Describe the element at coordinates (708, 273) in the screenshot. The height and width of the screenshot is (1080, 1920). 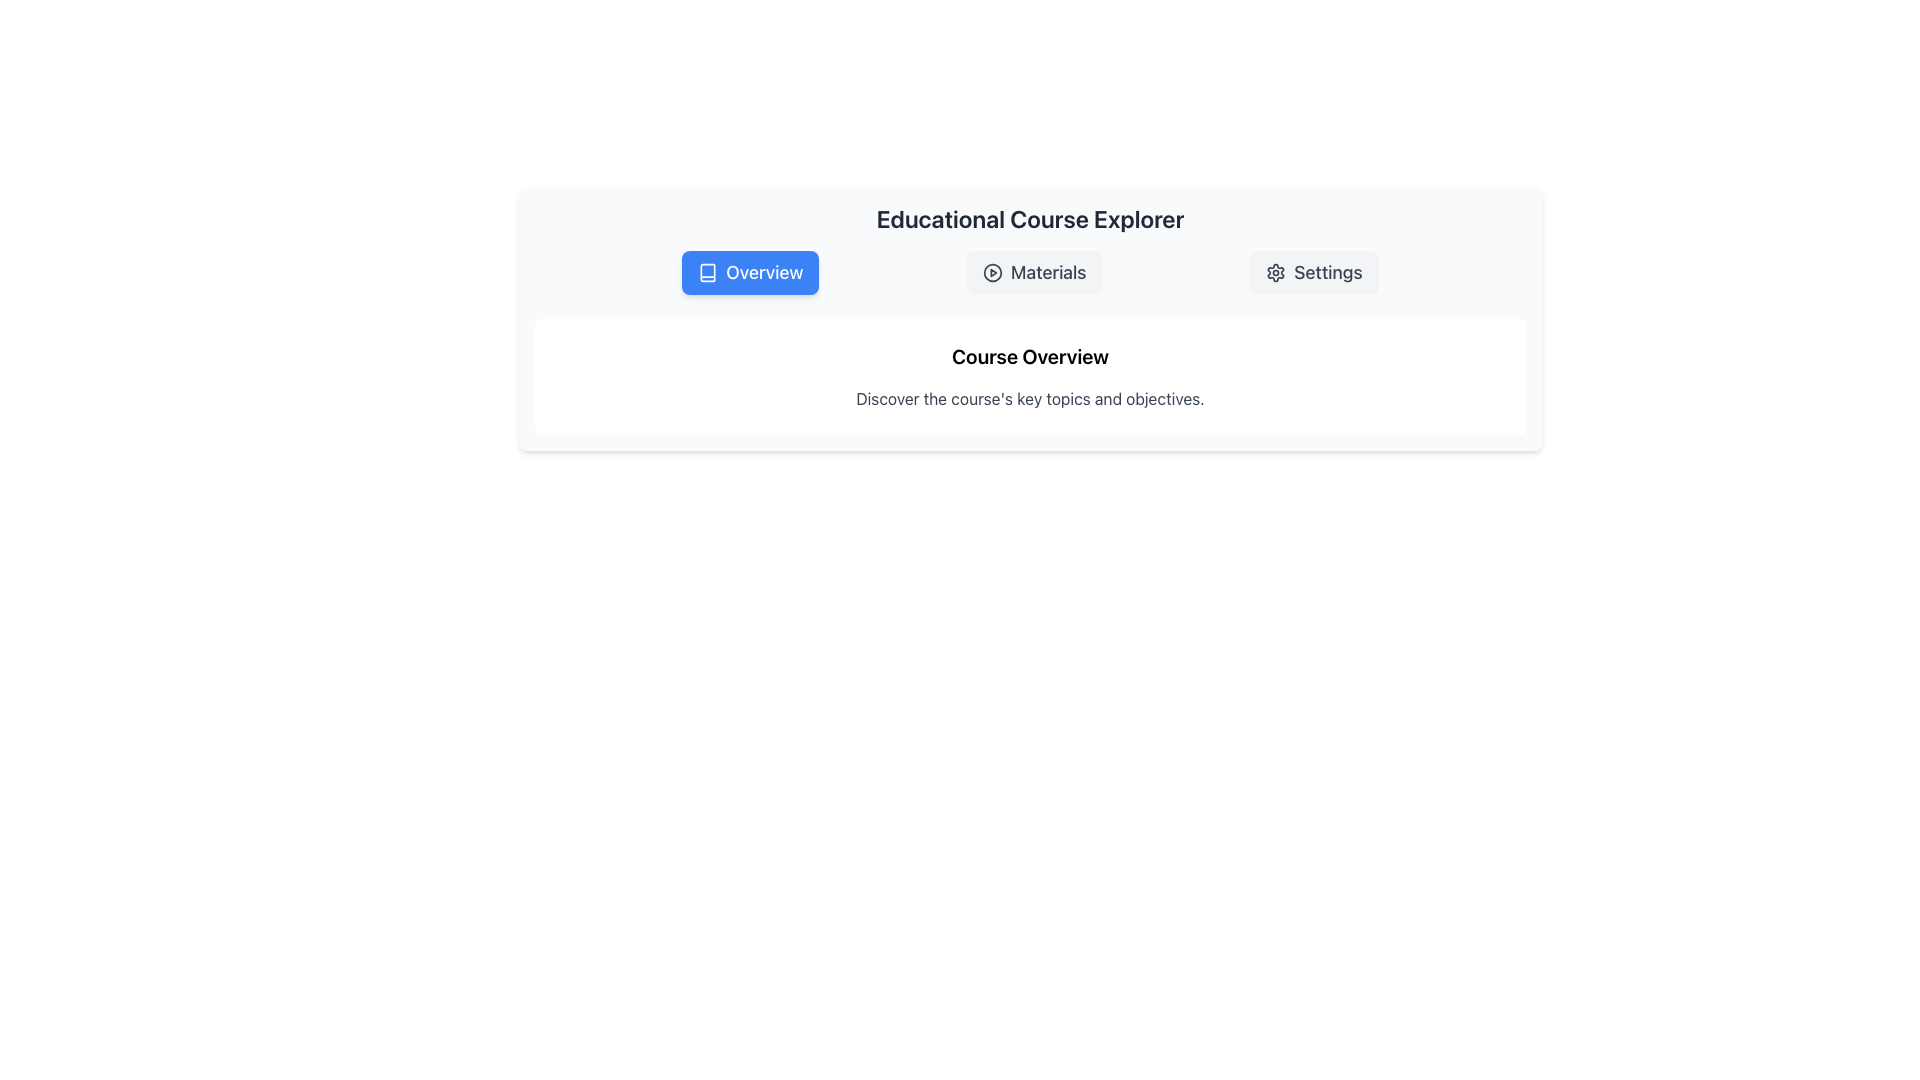
I see `the Overview button which contains the white book icon styled with rounded corners, located to the left of the text 'Overview'` at that location.